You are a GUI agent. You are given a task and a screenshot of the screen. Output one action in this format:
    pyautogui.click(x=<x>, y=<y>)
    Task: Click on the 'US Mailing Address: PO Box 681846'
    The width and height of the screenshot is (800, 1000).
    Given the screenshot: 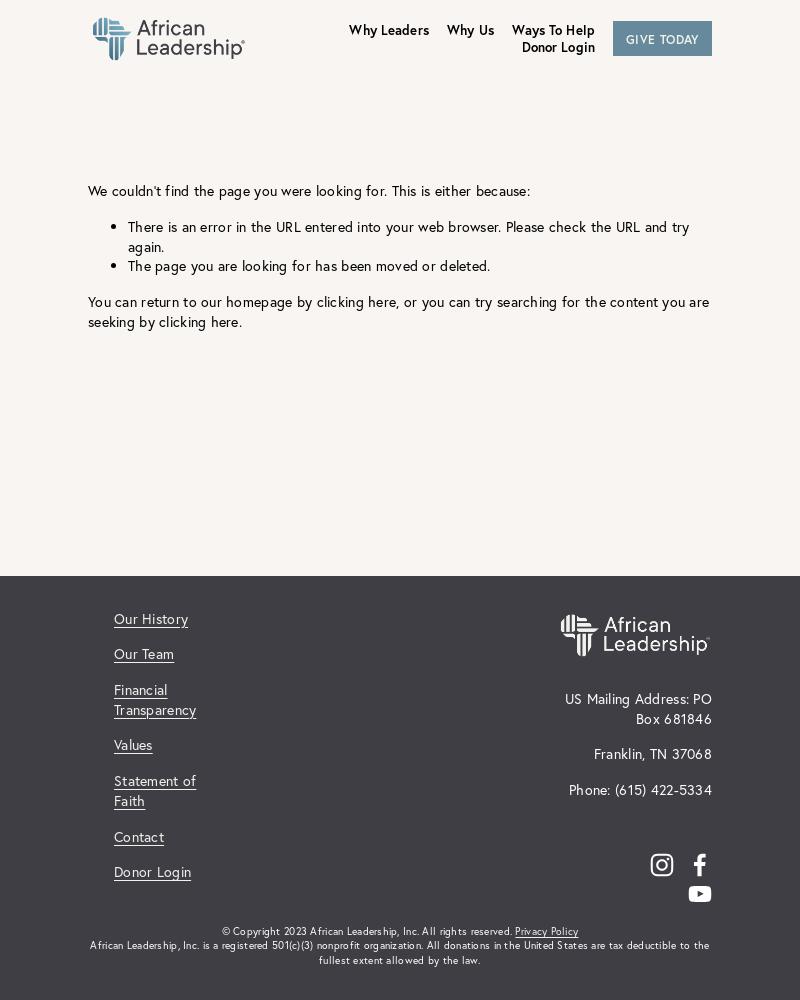 What is the action you would take?
    pyautogui.click(x=639, y=706)
    